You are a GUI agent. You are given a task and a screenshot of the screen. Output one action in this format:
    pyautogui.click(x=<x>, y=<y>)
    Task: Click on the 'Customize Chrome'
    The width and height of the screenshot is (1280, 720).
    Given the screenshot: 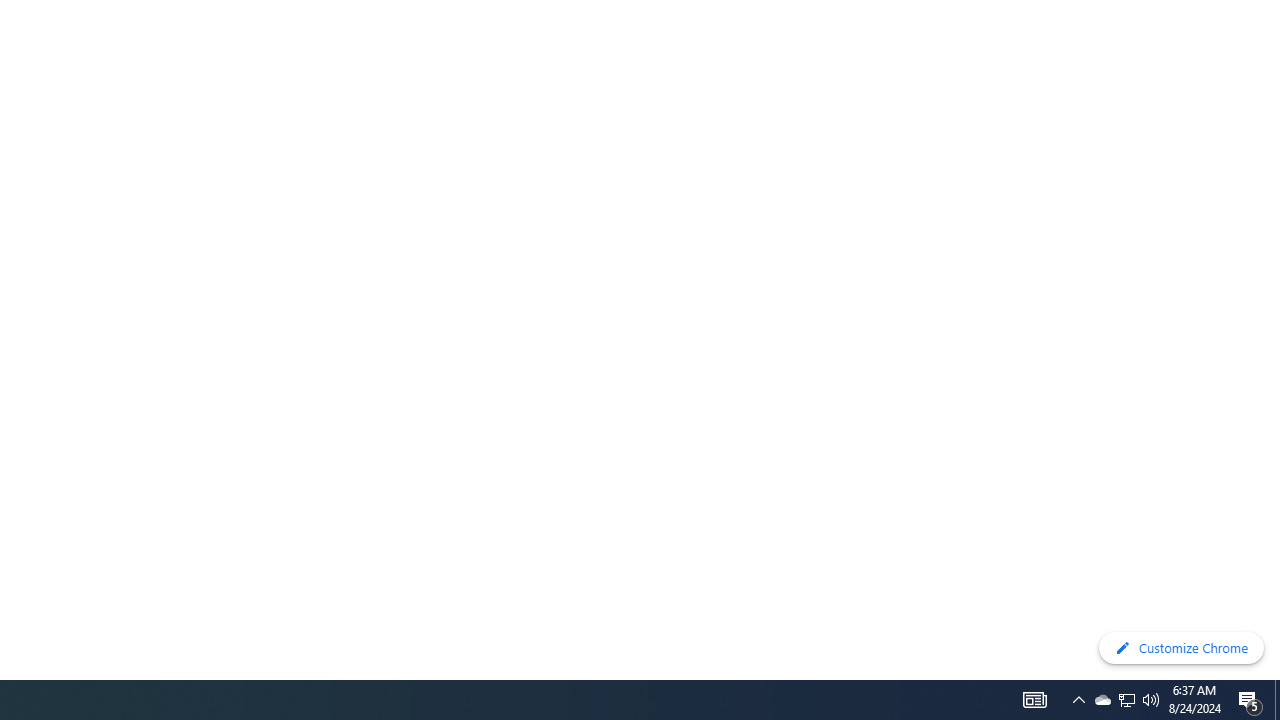 What is the action you would take?
    pyautogui.click(x=1181, y=648)
    